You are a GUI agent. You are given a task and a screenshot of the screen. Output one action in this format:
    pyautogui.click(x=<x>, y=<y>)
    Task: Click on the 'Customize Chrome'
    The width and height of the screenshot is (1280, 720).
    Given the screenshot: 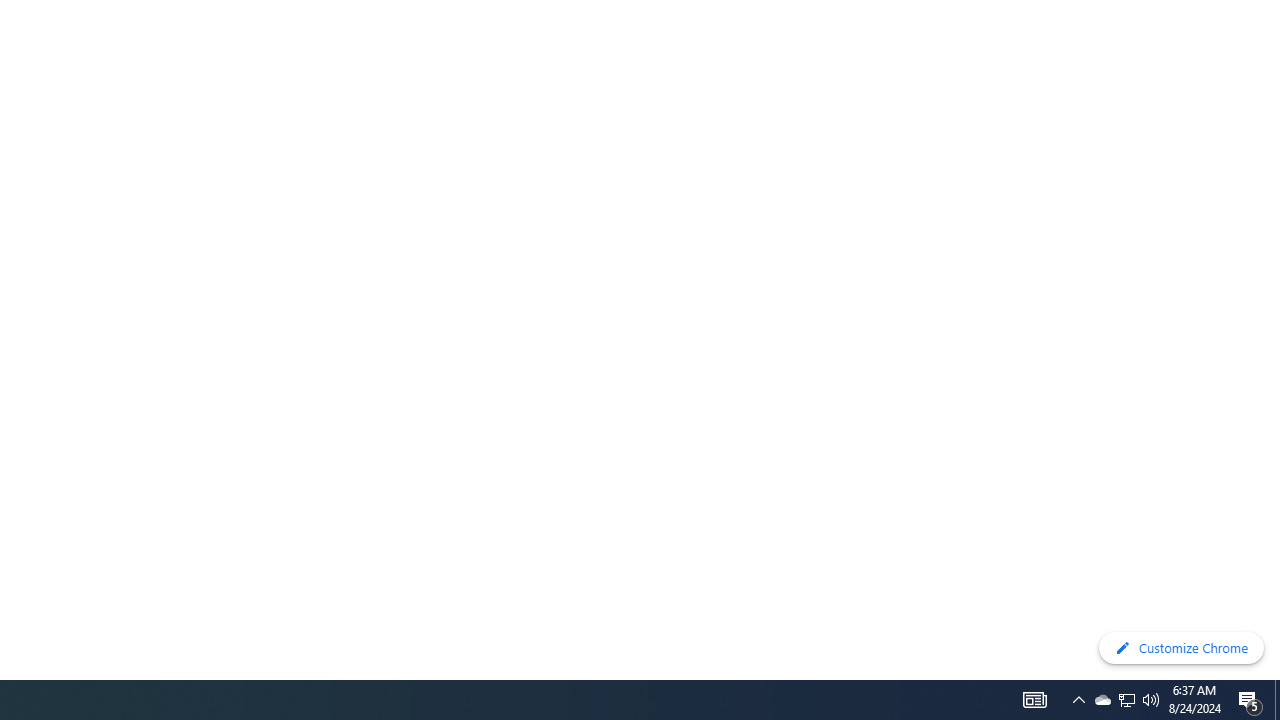 What is the action you would take?
    pyautogui.click(x=1181, y=648)
    